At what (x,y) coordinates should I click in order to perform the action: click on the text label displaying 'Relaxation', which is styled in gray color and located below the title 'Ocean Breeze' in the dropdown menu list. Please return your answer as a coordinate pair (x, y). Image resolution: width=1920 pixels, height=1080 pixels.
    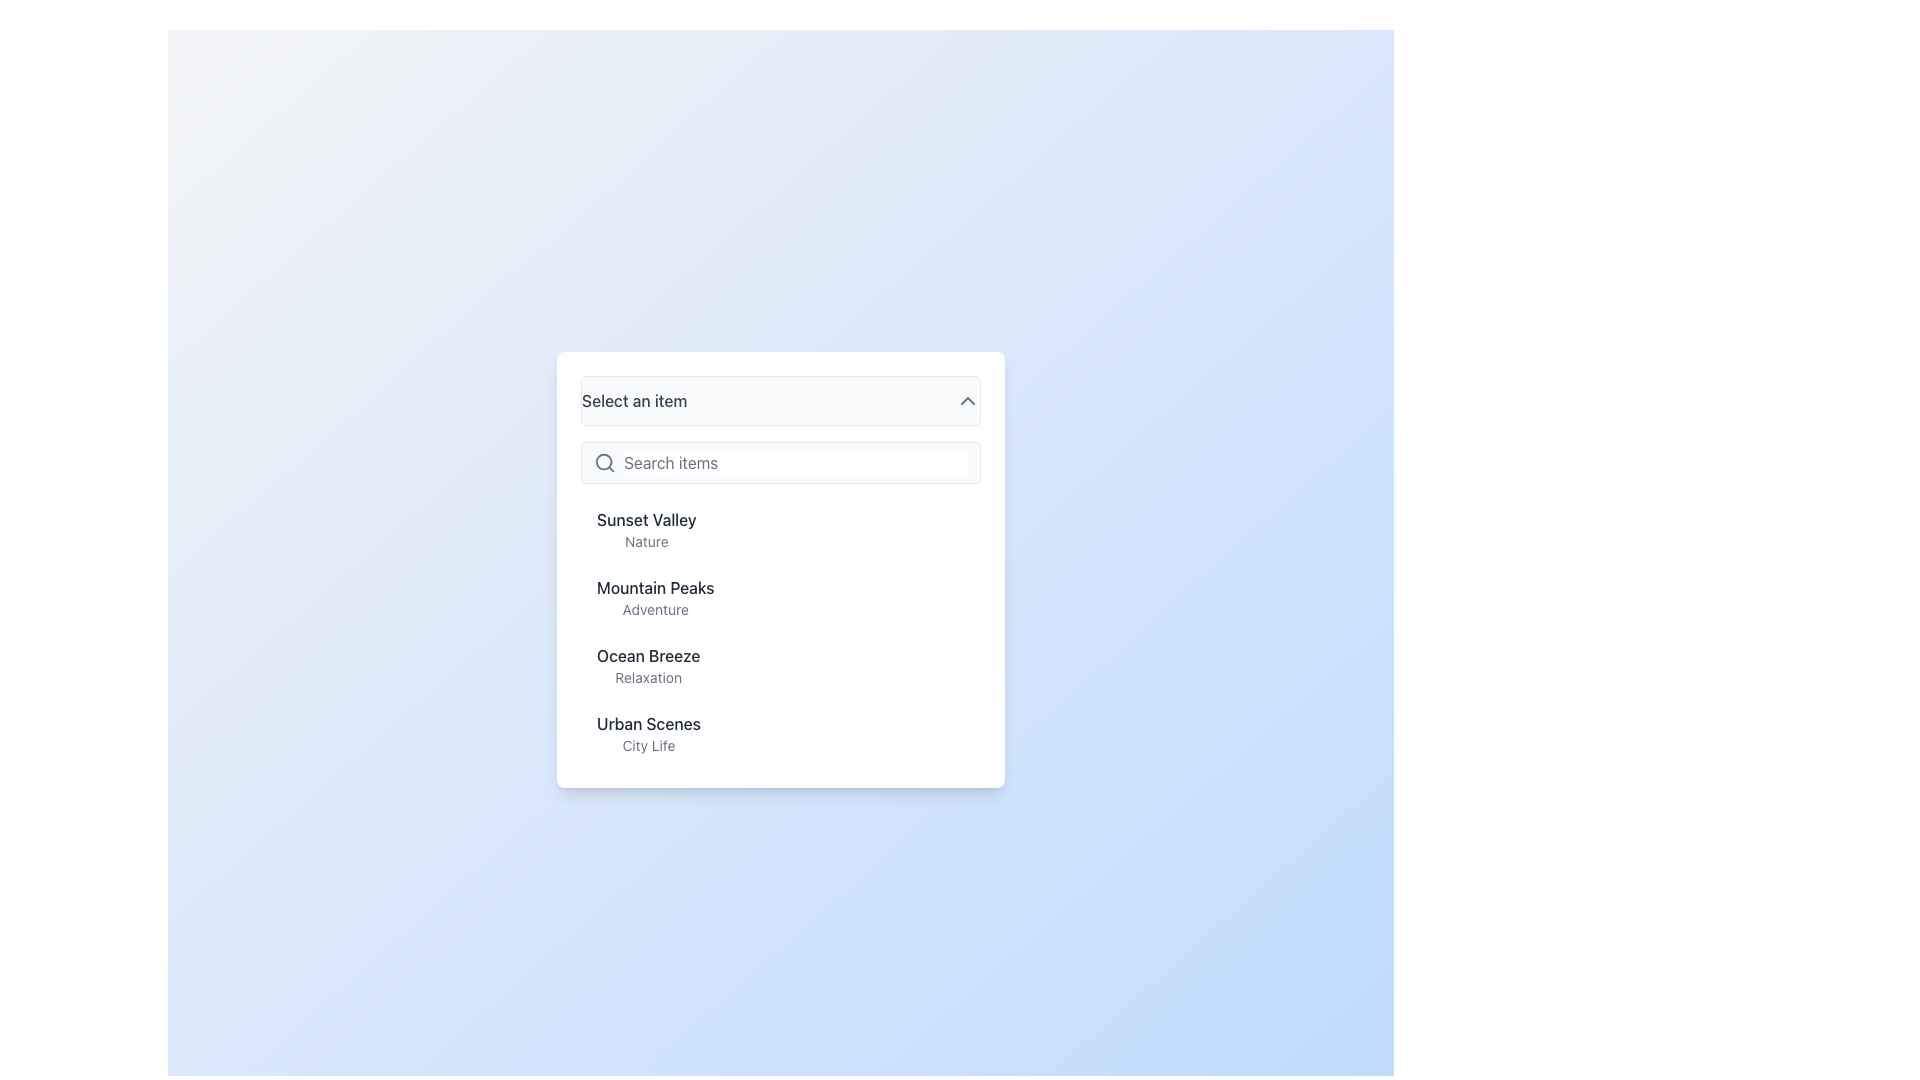
    Looking at the image, I should click on (648, 677).